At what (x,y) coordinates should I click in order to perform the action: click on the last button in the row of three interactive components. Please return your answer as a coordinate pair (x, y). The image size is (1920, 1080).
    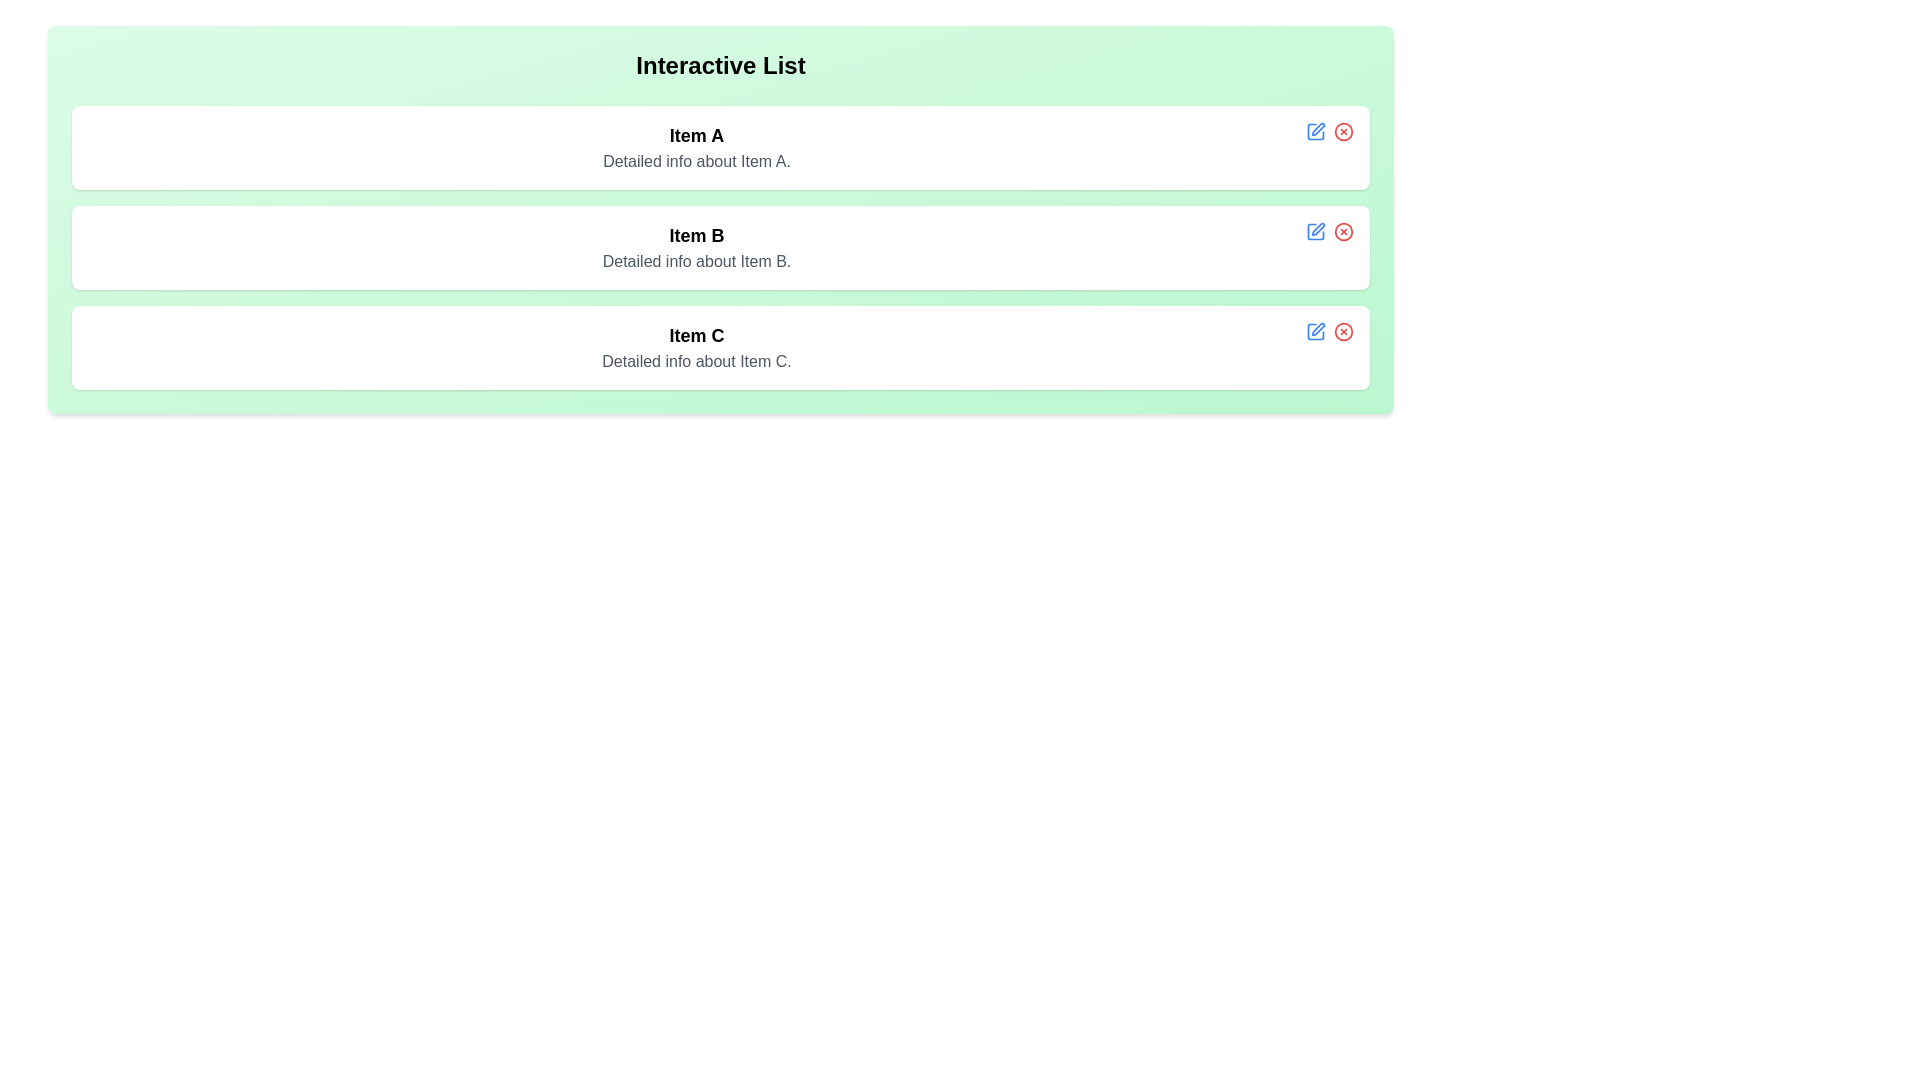
    Looking at the image, I should click on (1344, 330).